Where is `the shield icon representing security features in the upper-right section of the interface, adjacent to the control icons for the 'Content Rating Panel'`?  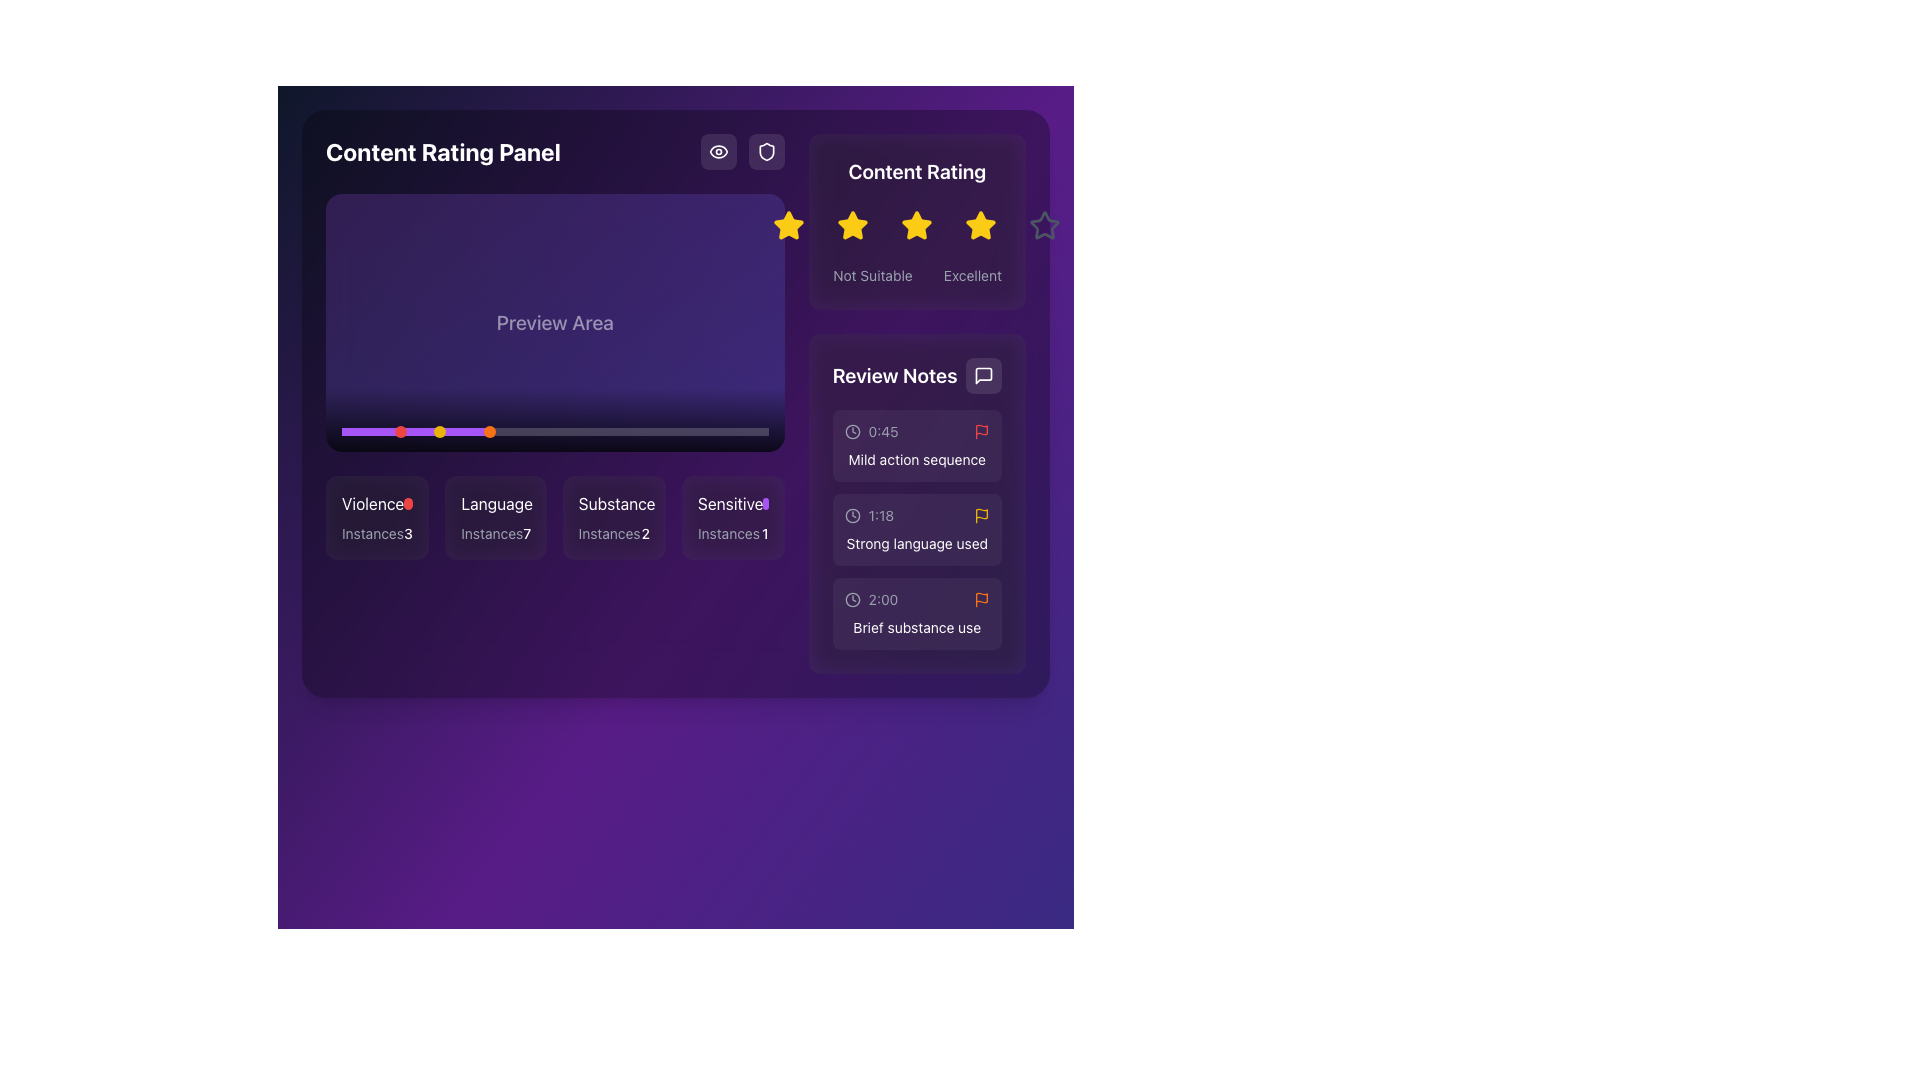
the shield icon representing security features in the upper-right section of the interface, adjacent to the control icons for the 'Content Rating Panel' is located at coordinates (765, 150).